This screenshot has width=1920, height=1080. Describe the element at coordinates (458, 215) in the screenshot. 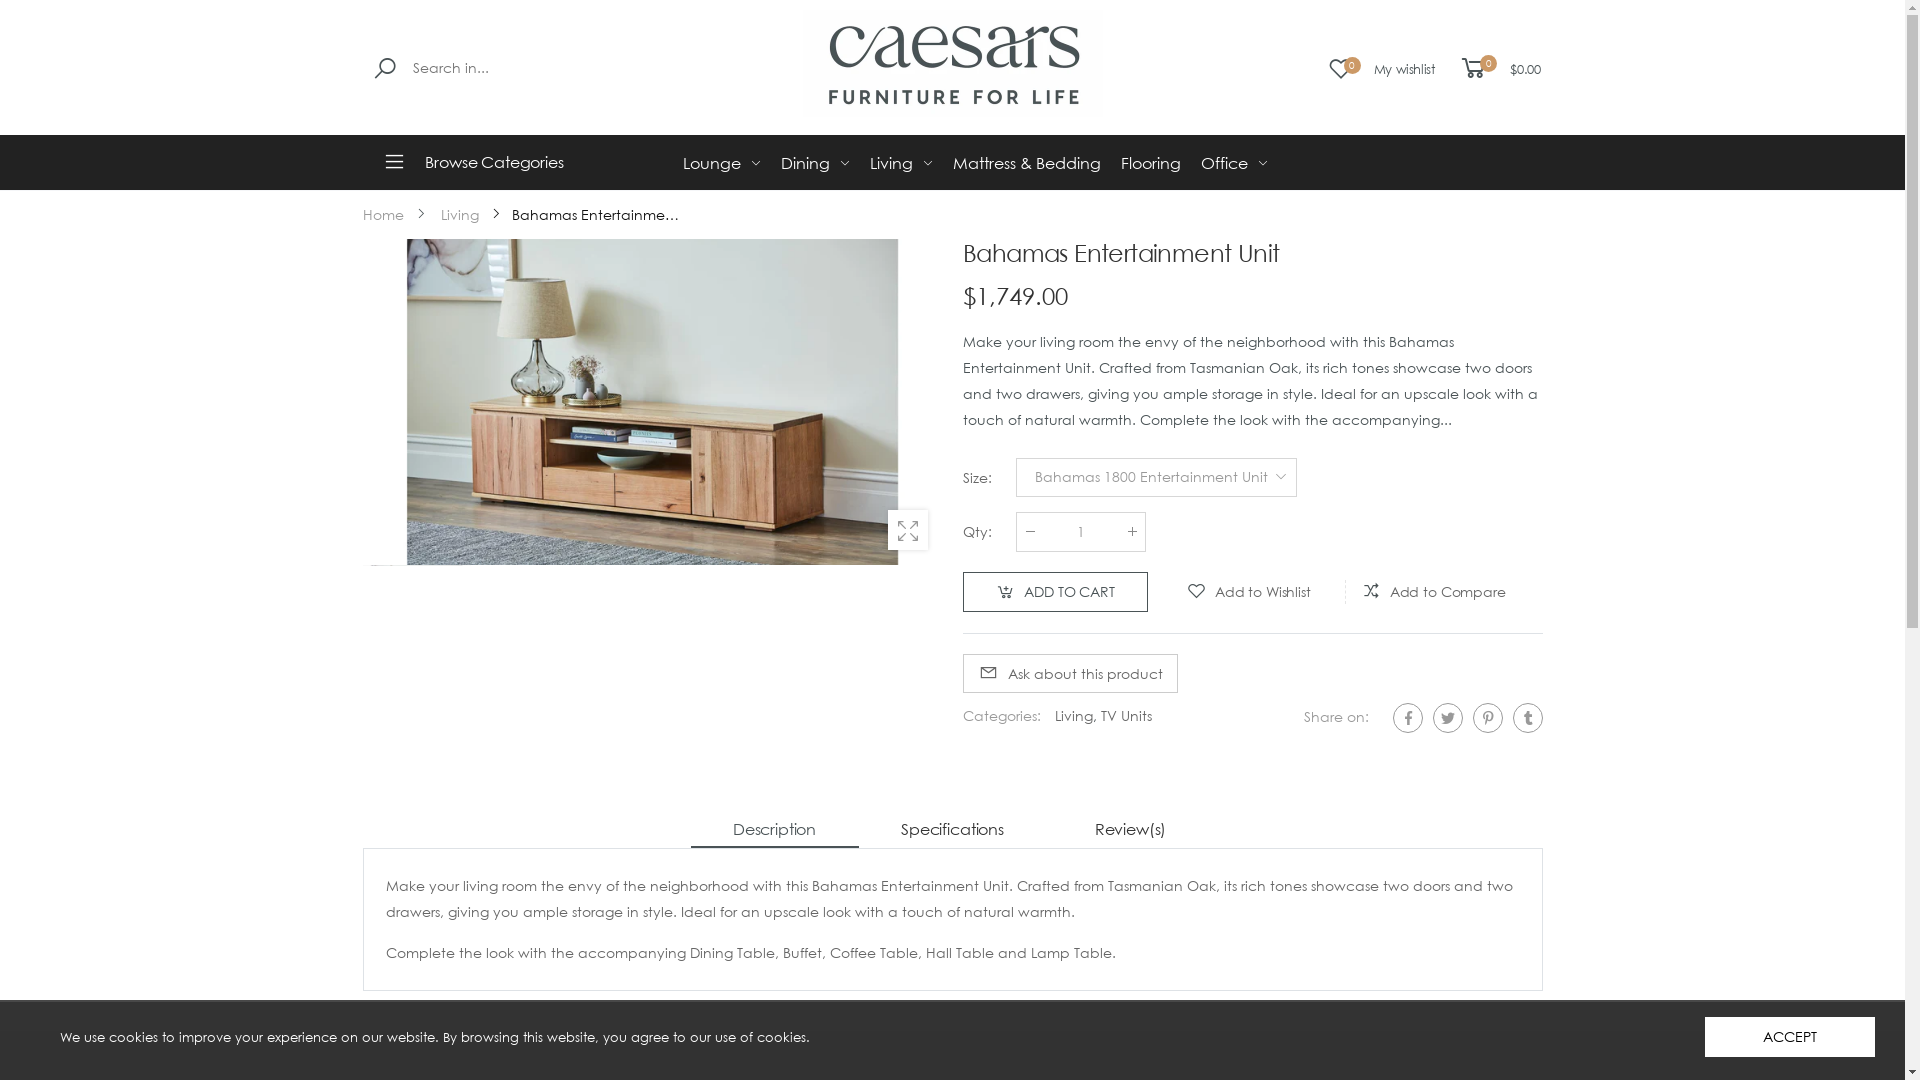

I see `'Living'` at that location.